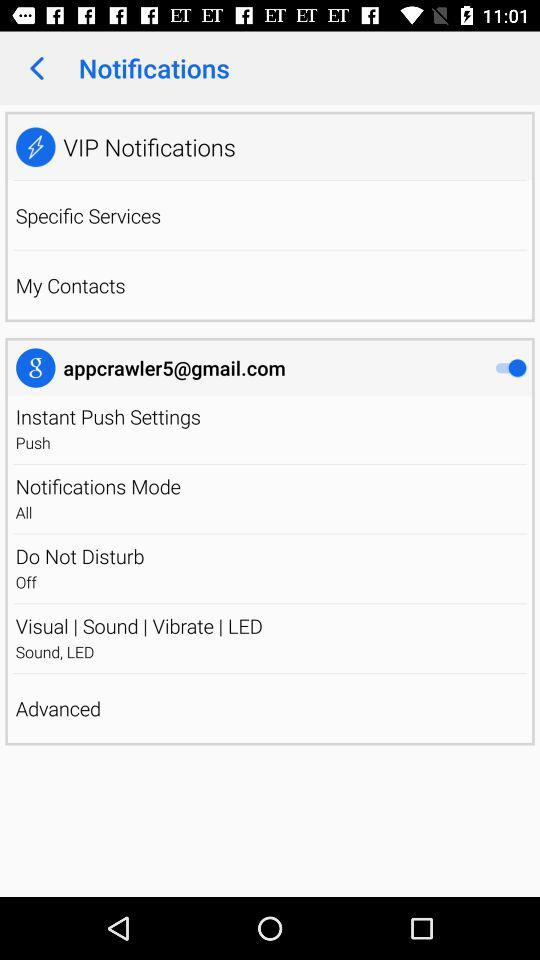 This screenshot has height=960, width=540. I want to click on item above push app, so click(108, 415).